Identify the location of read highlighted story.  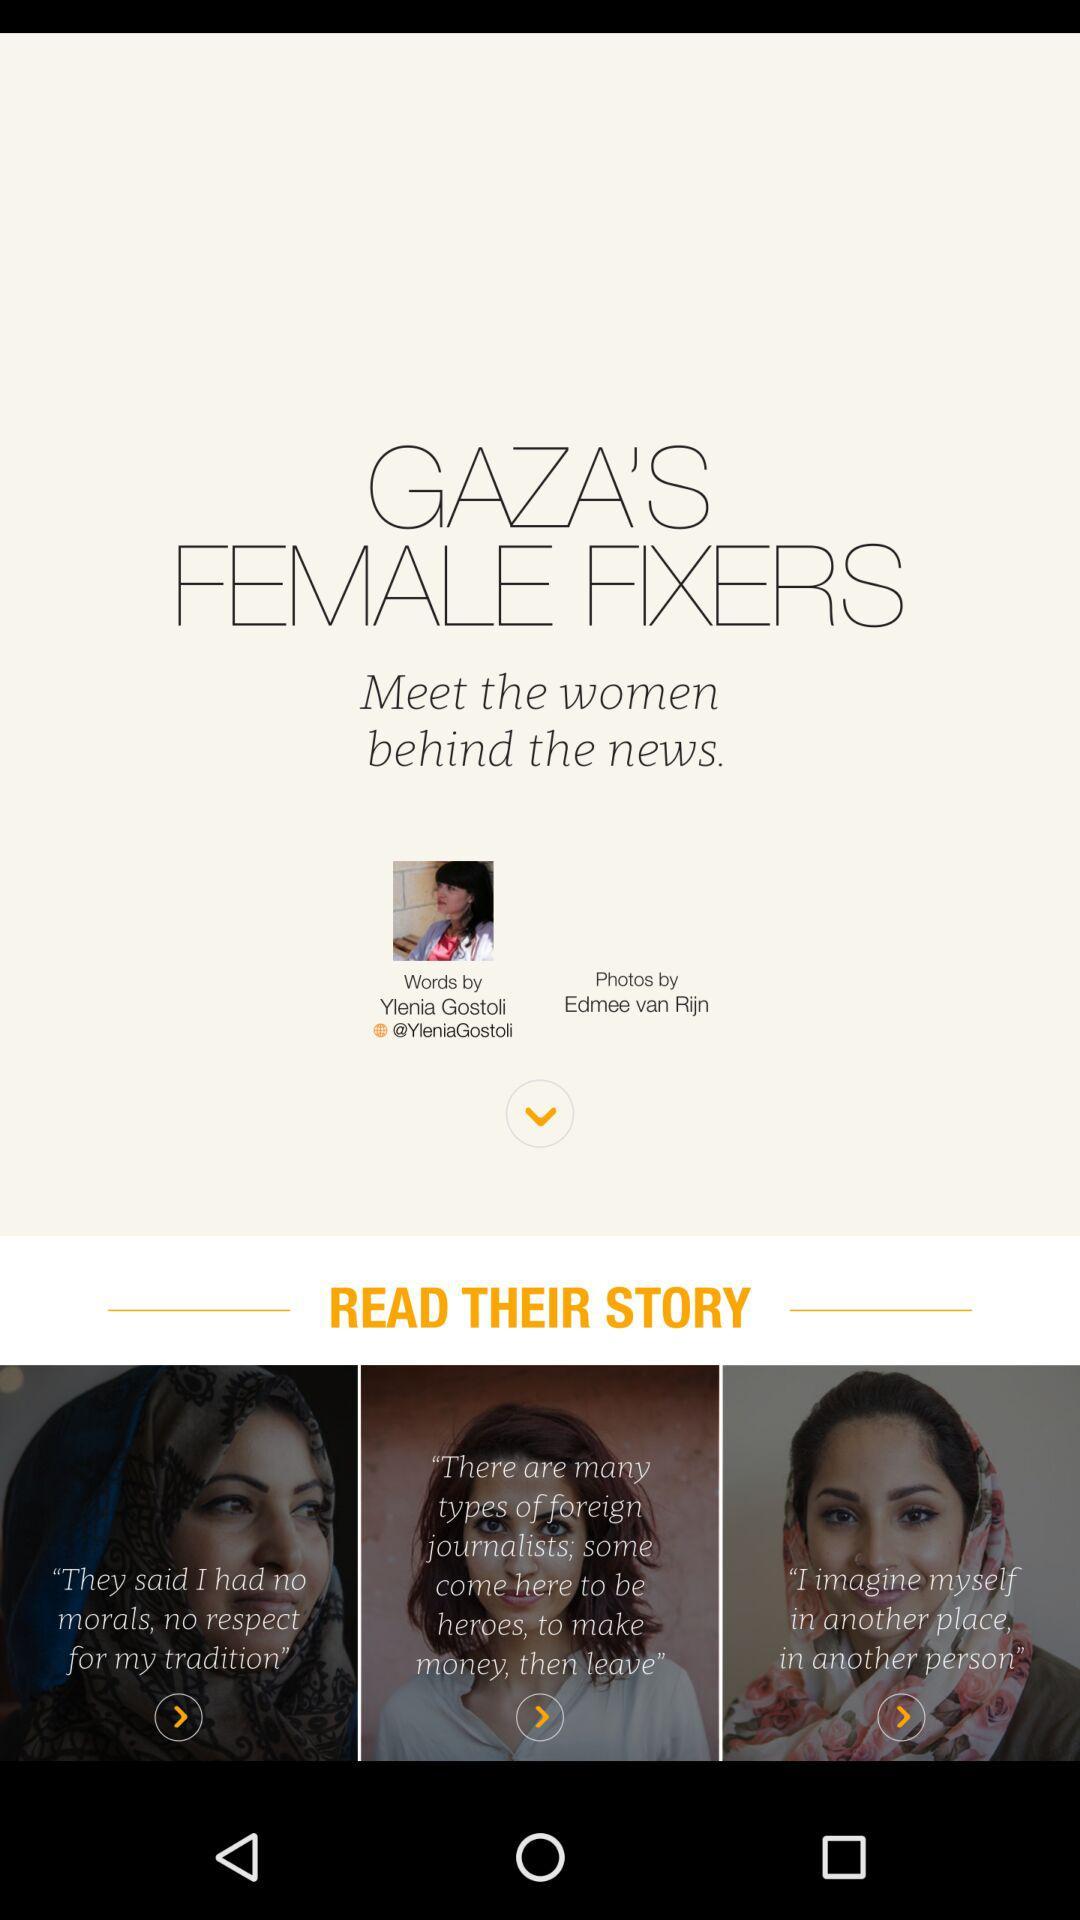
(540, 1561).